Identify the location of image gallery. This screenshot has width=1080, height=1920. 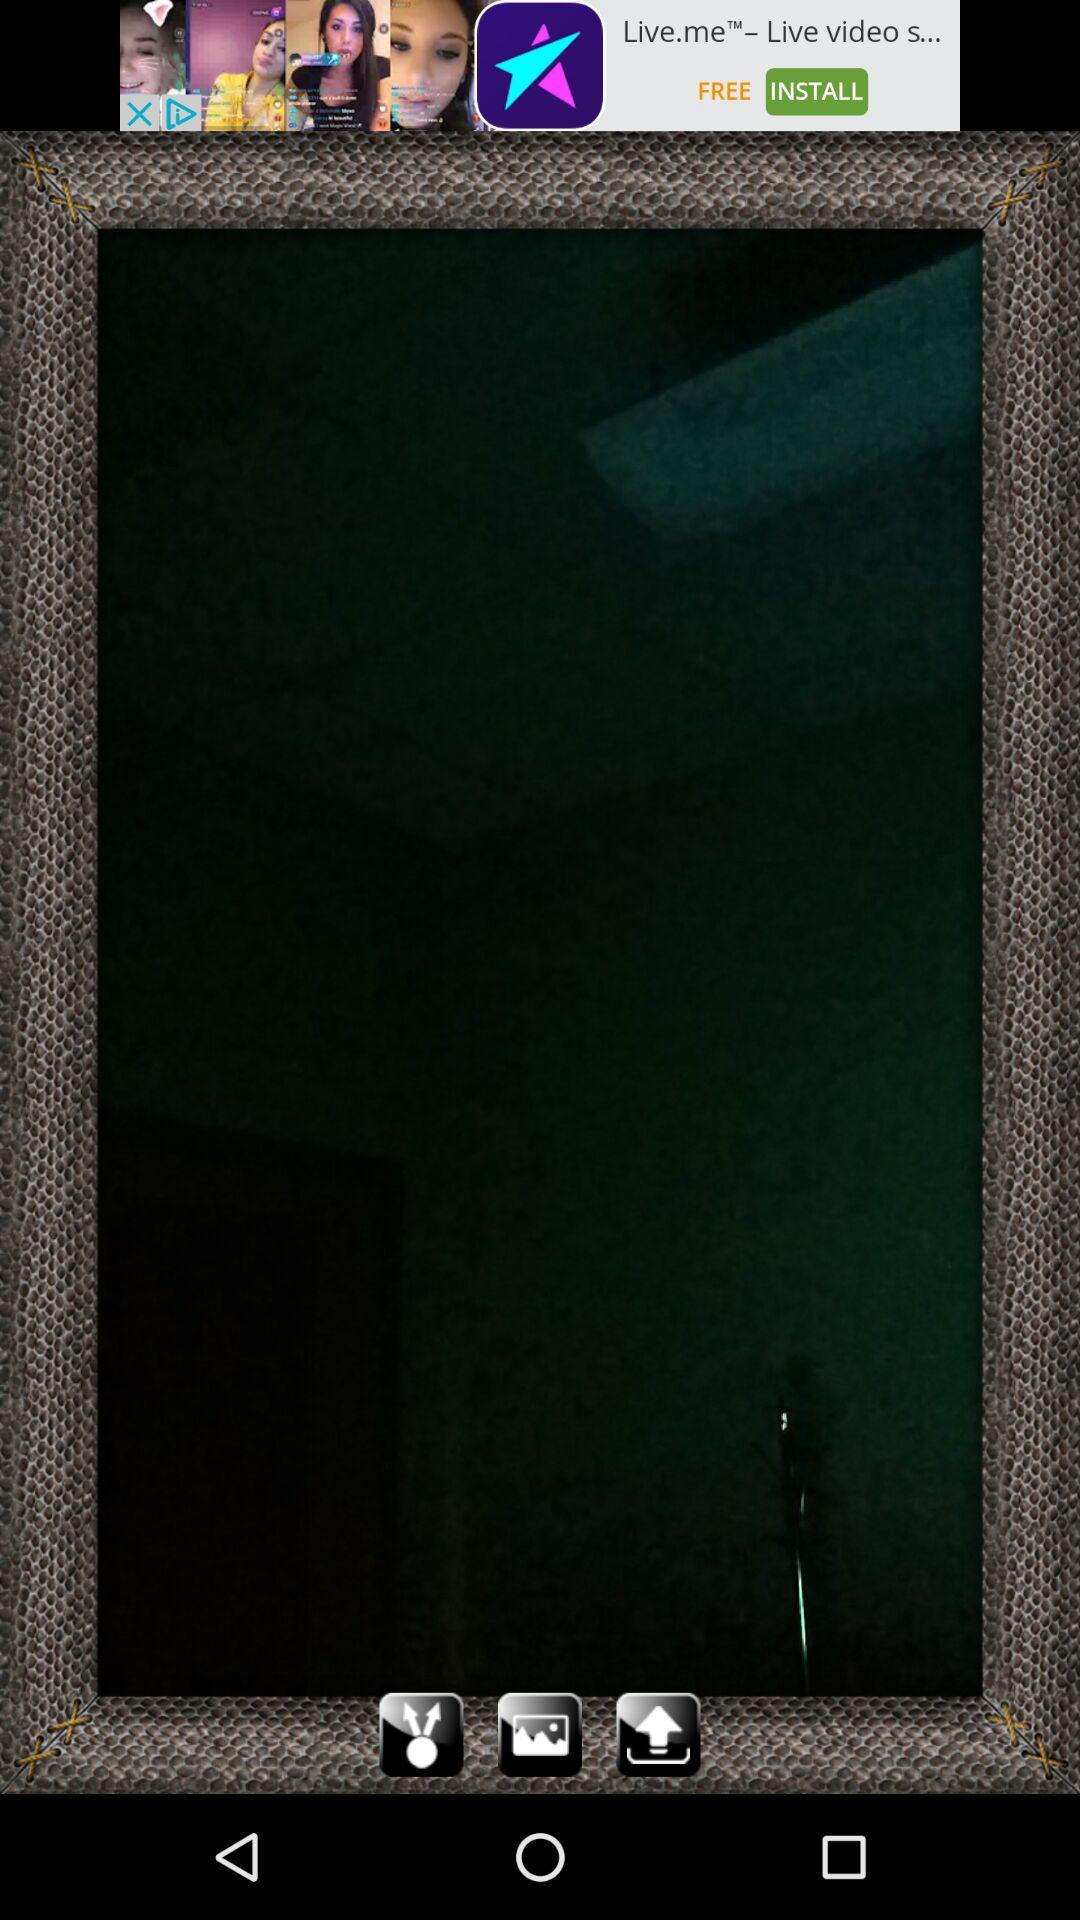
(540, 1733).